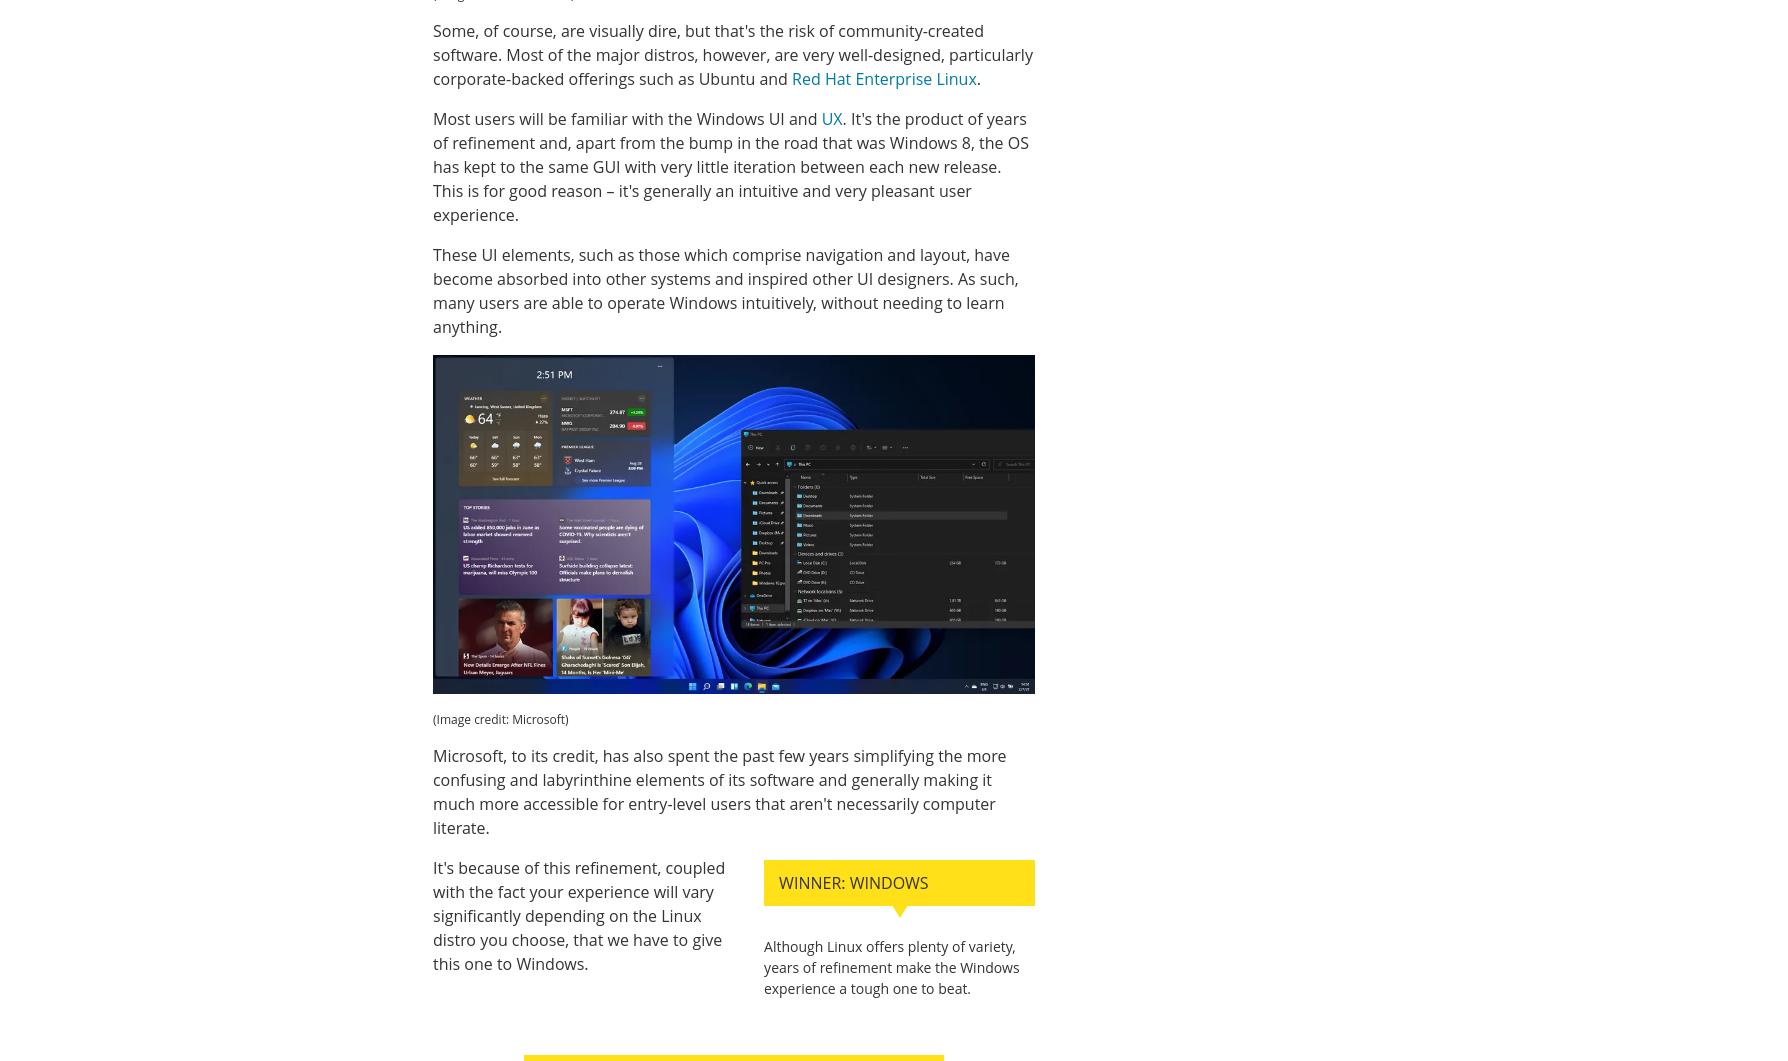 This screenshot has width=1788, height=1061. What do you see at coordinates (852, 882) in the screenshot?
I see `'Winner: Windows'` at bounding box center [852, 882].